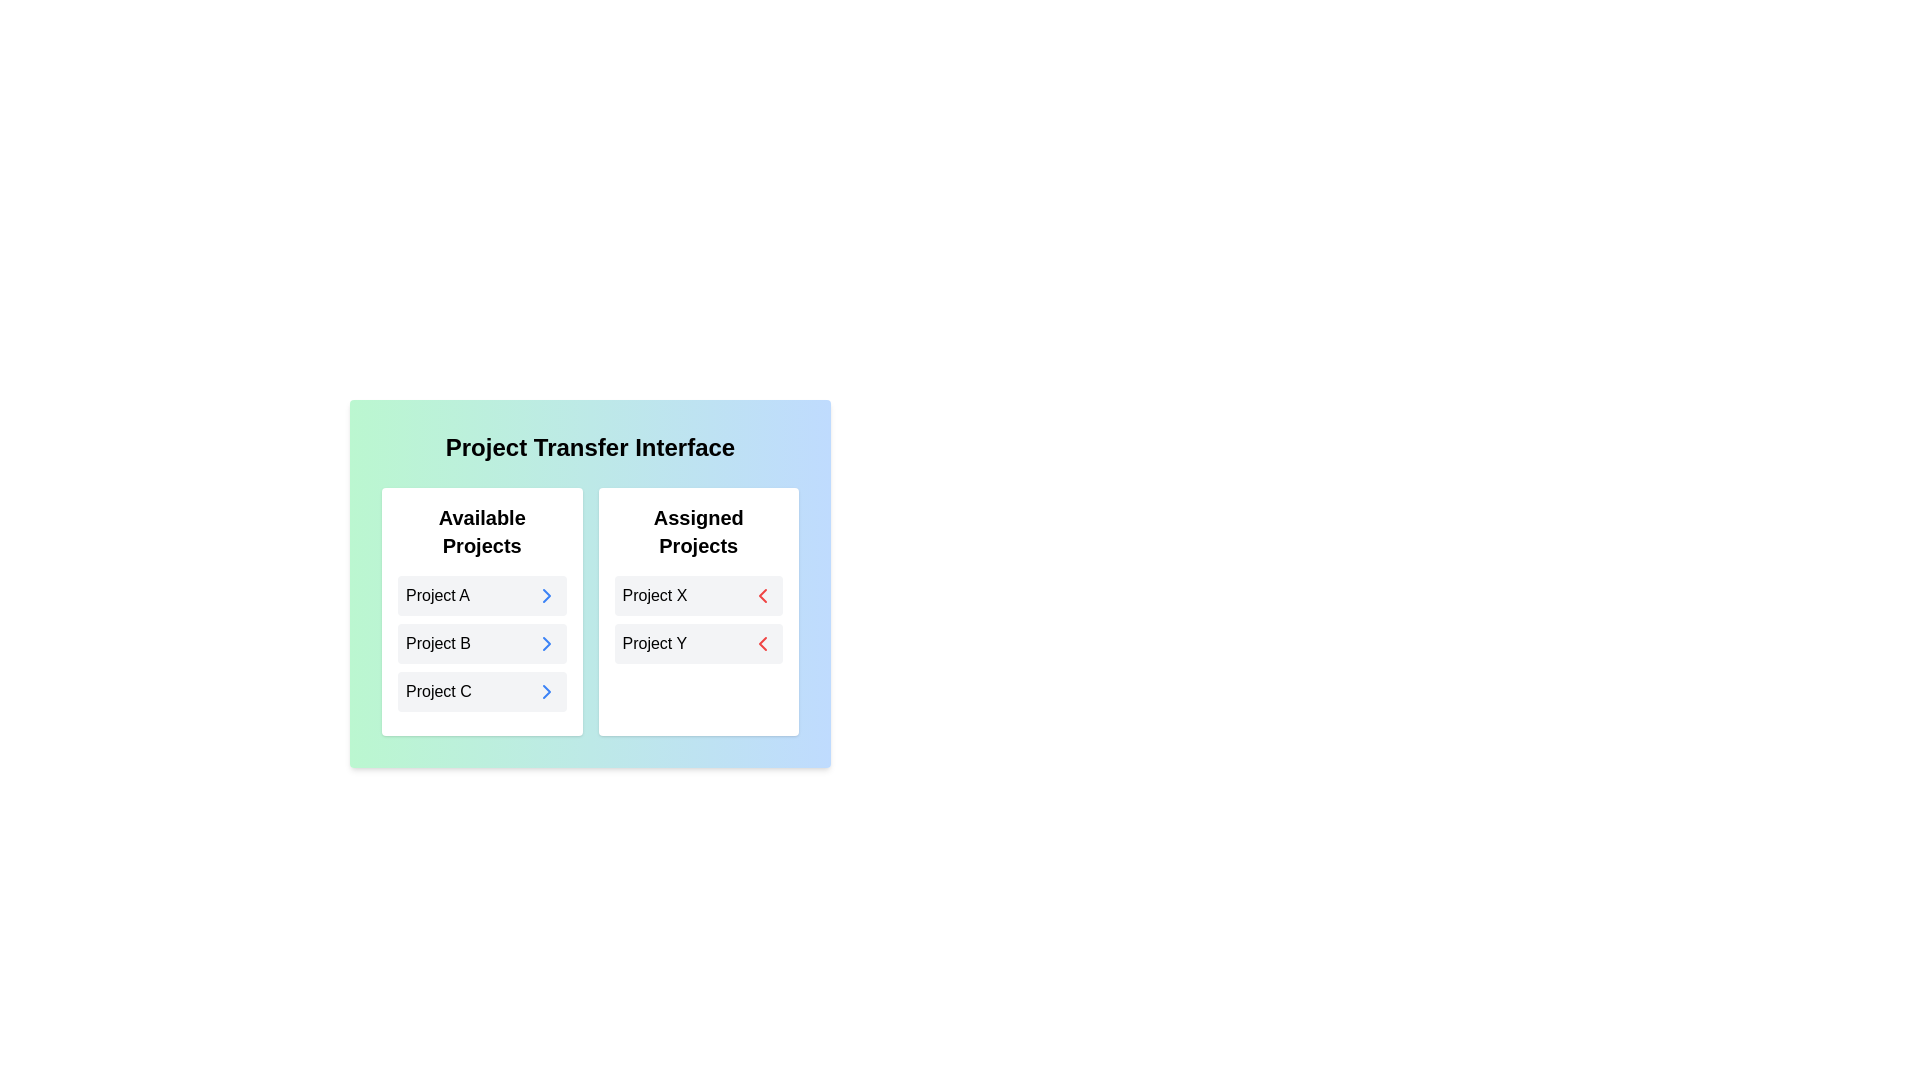  I want to click on the rightward-pointing blue arrow icon in the 'Available Projects' list, located next to 'Project B', so click(546, 644).